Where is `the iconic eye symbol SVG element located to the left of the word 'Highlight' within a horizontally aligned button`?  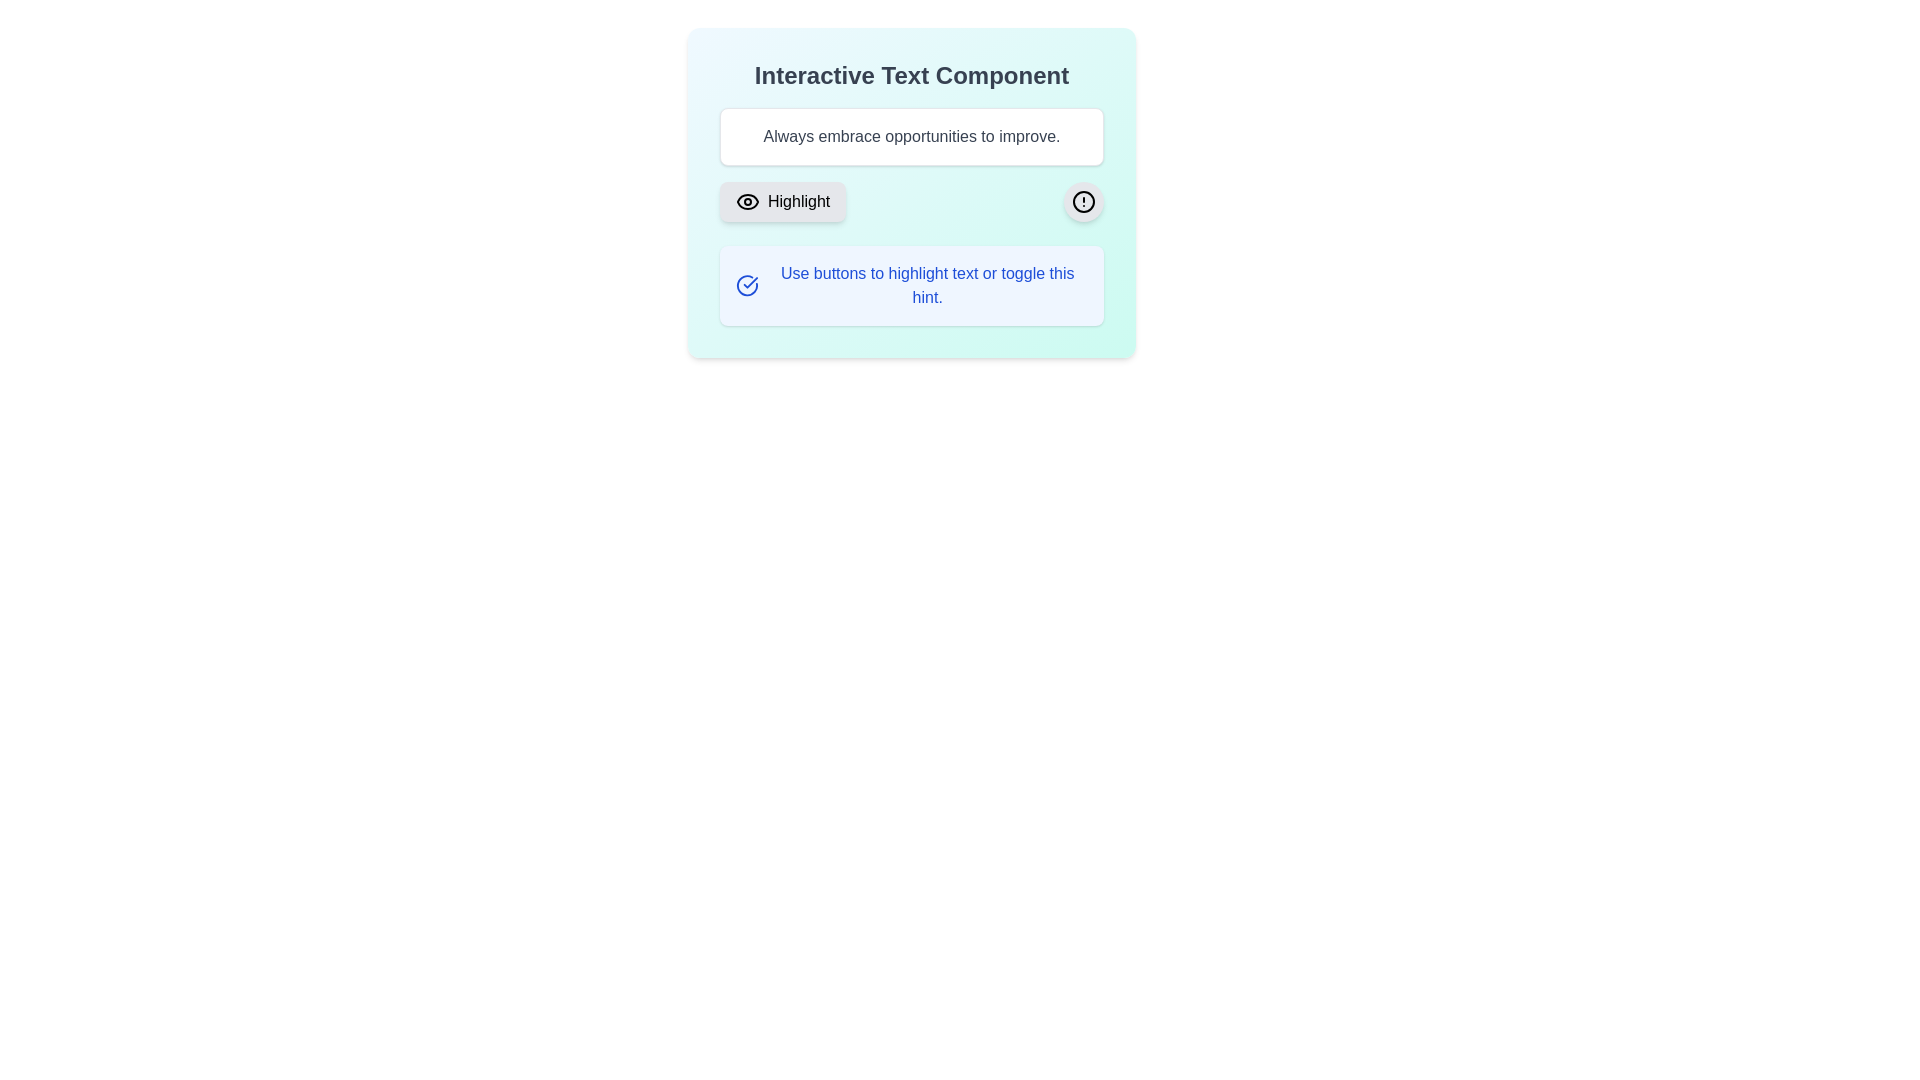
the iconic eye symbol SVG element located to the left of the word 'Highlight' within a horizontally aligned button is located at coordinates (747, 201).